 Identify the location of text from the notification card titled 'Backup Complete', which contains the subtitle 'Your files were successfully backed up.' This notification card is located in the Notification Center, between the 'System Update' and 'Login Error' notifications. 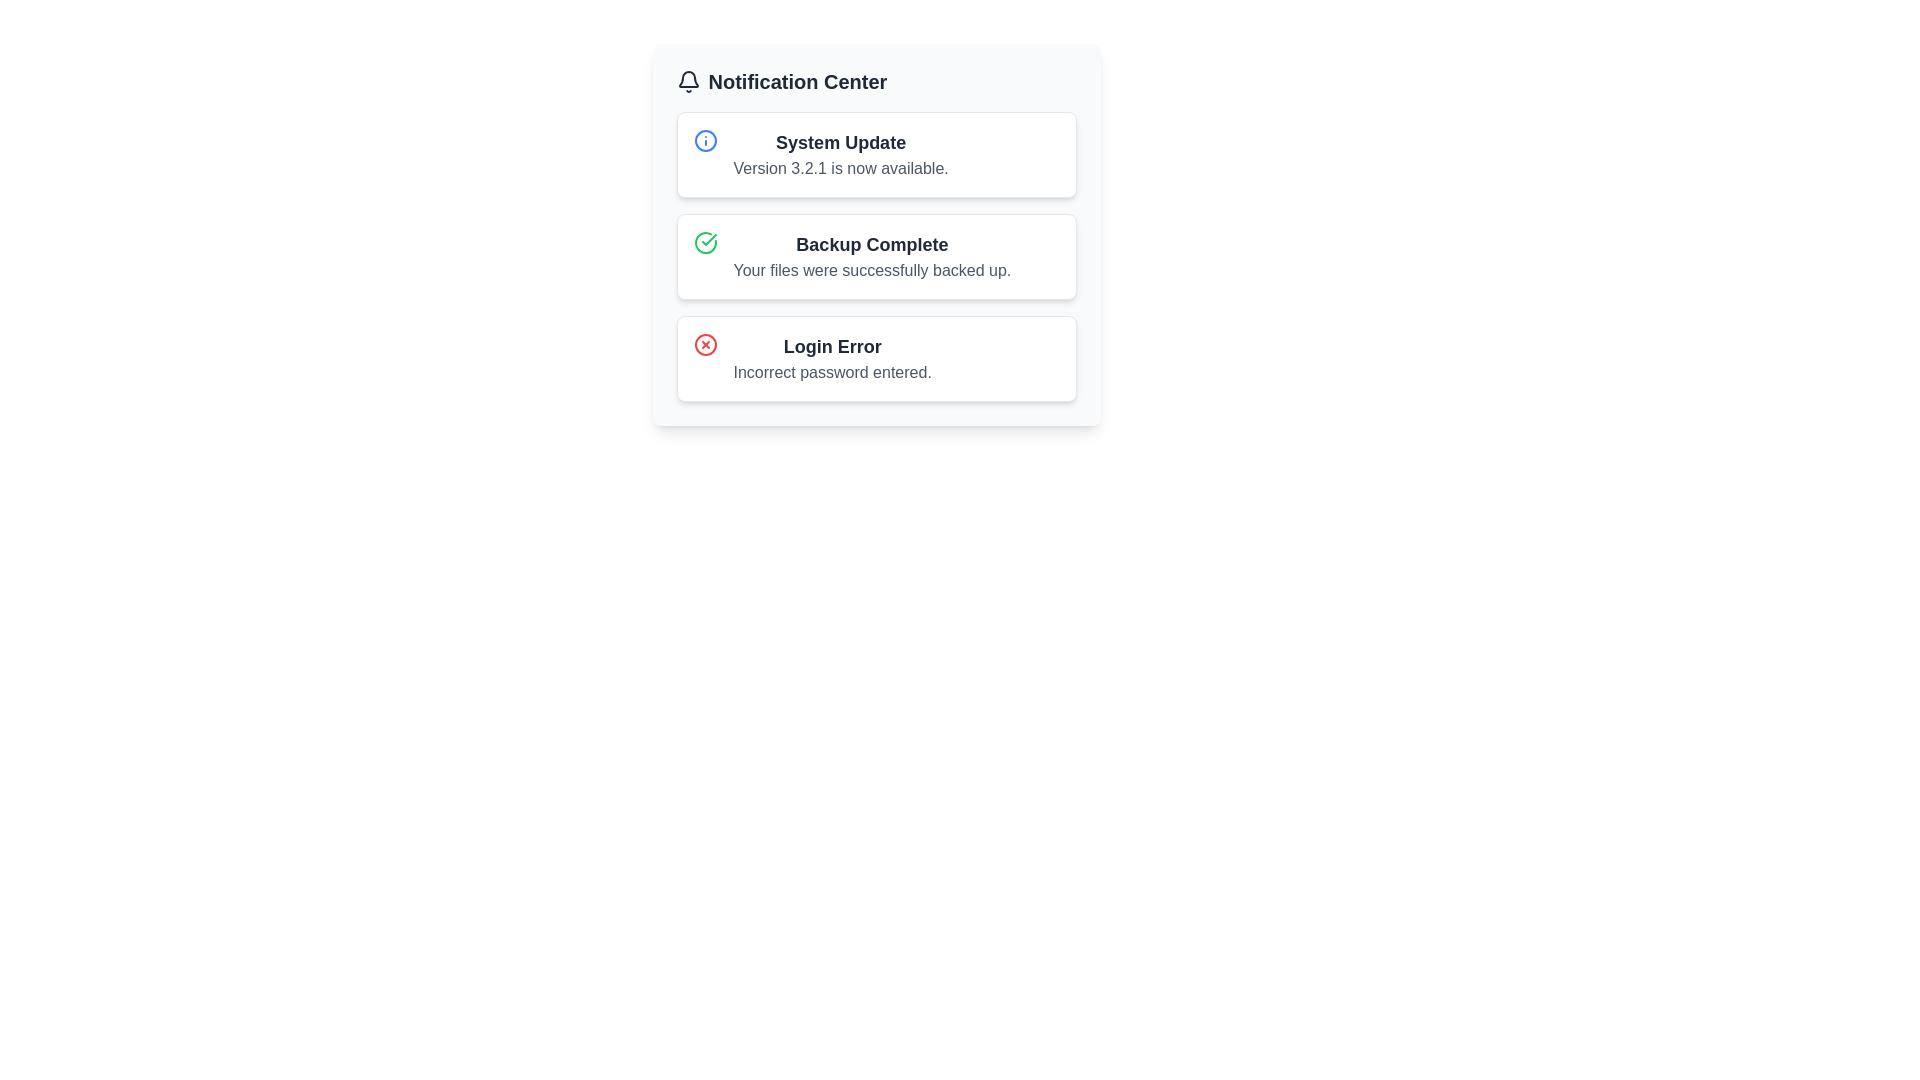
(876, 256).